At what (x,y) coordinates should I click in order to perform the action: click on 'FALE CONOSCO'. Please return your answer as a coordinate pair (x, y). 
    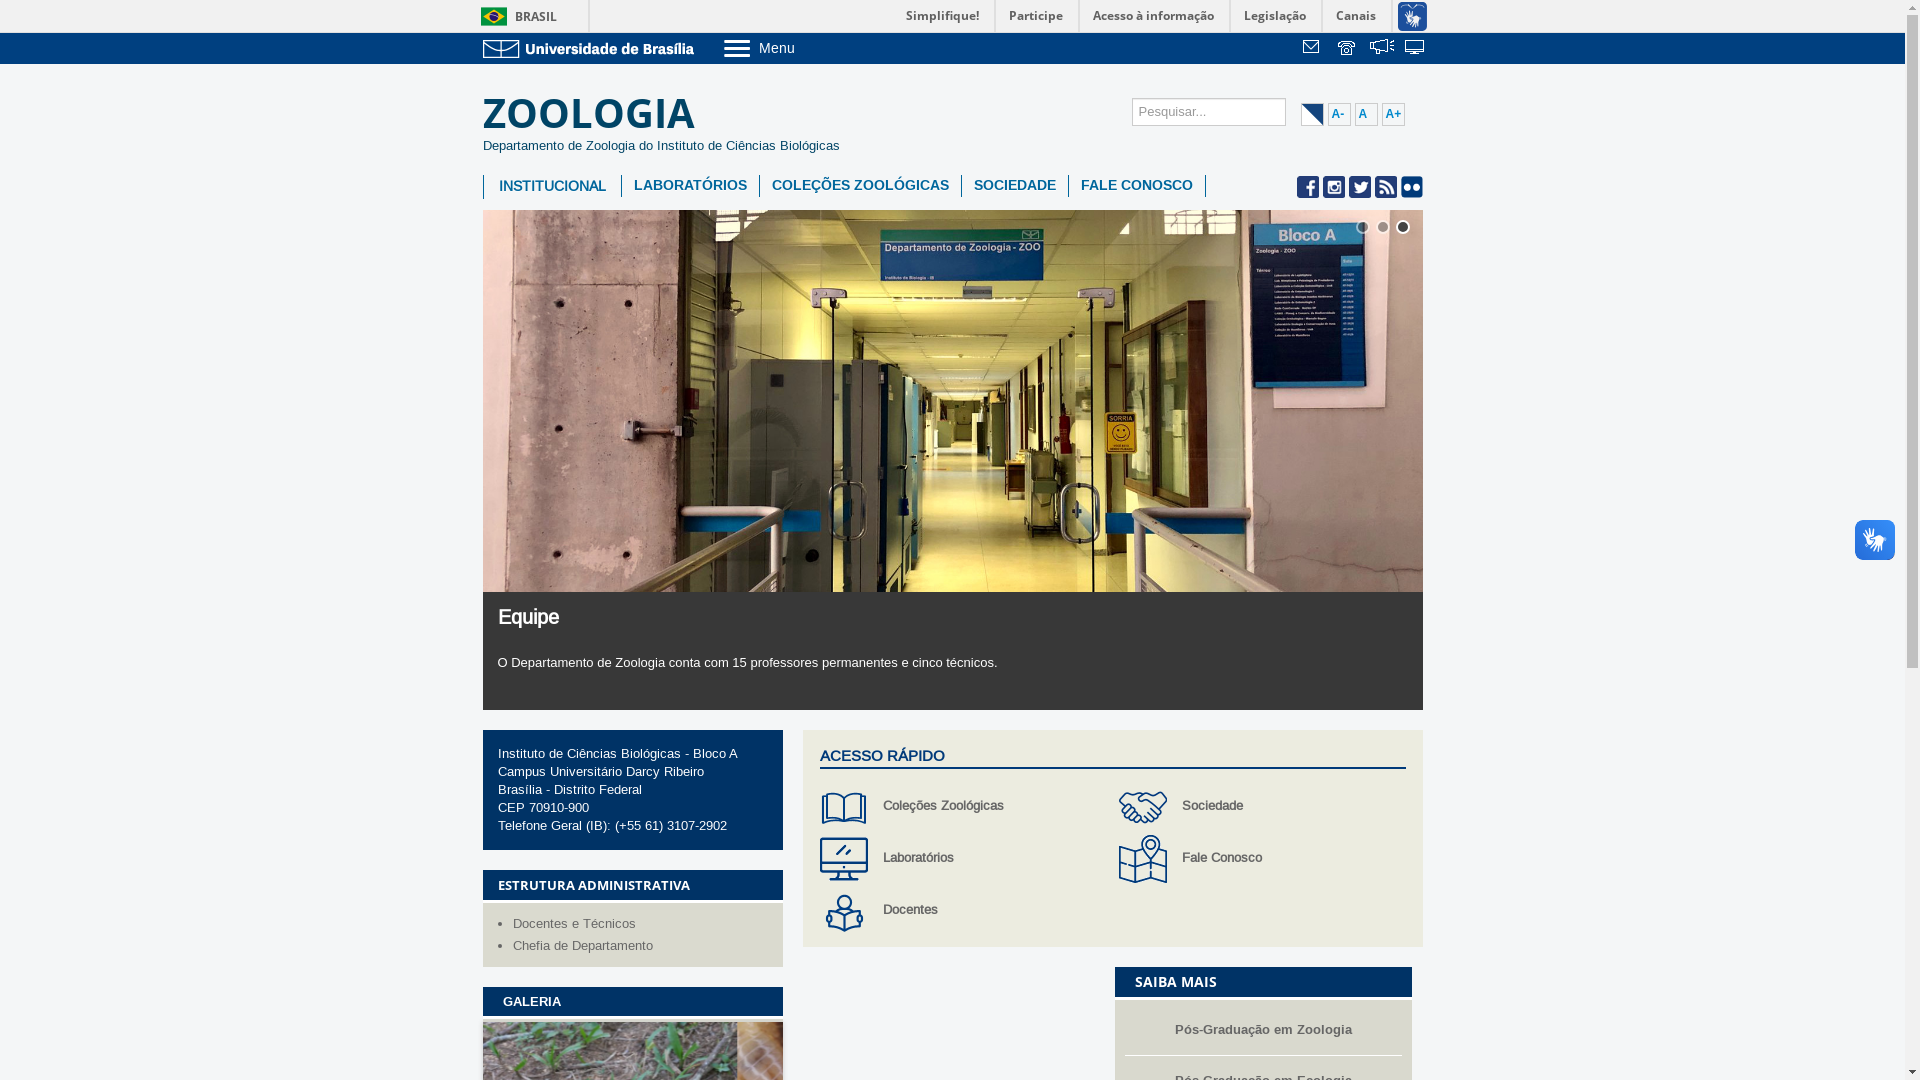
    Looking at the image, I should click on (1136, 185).